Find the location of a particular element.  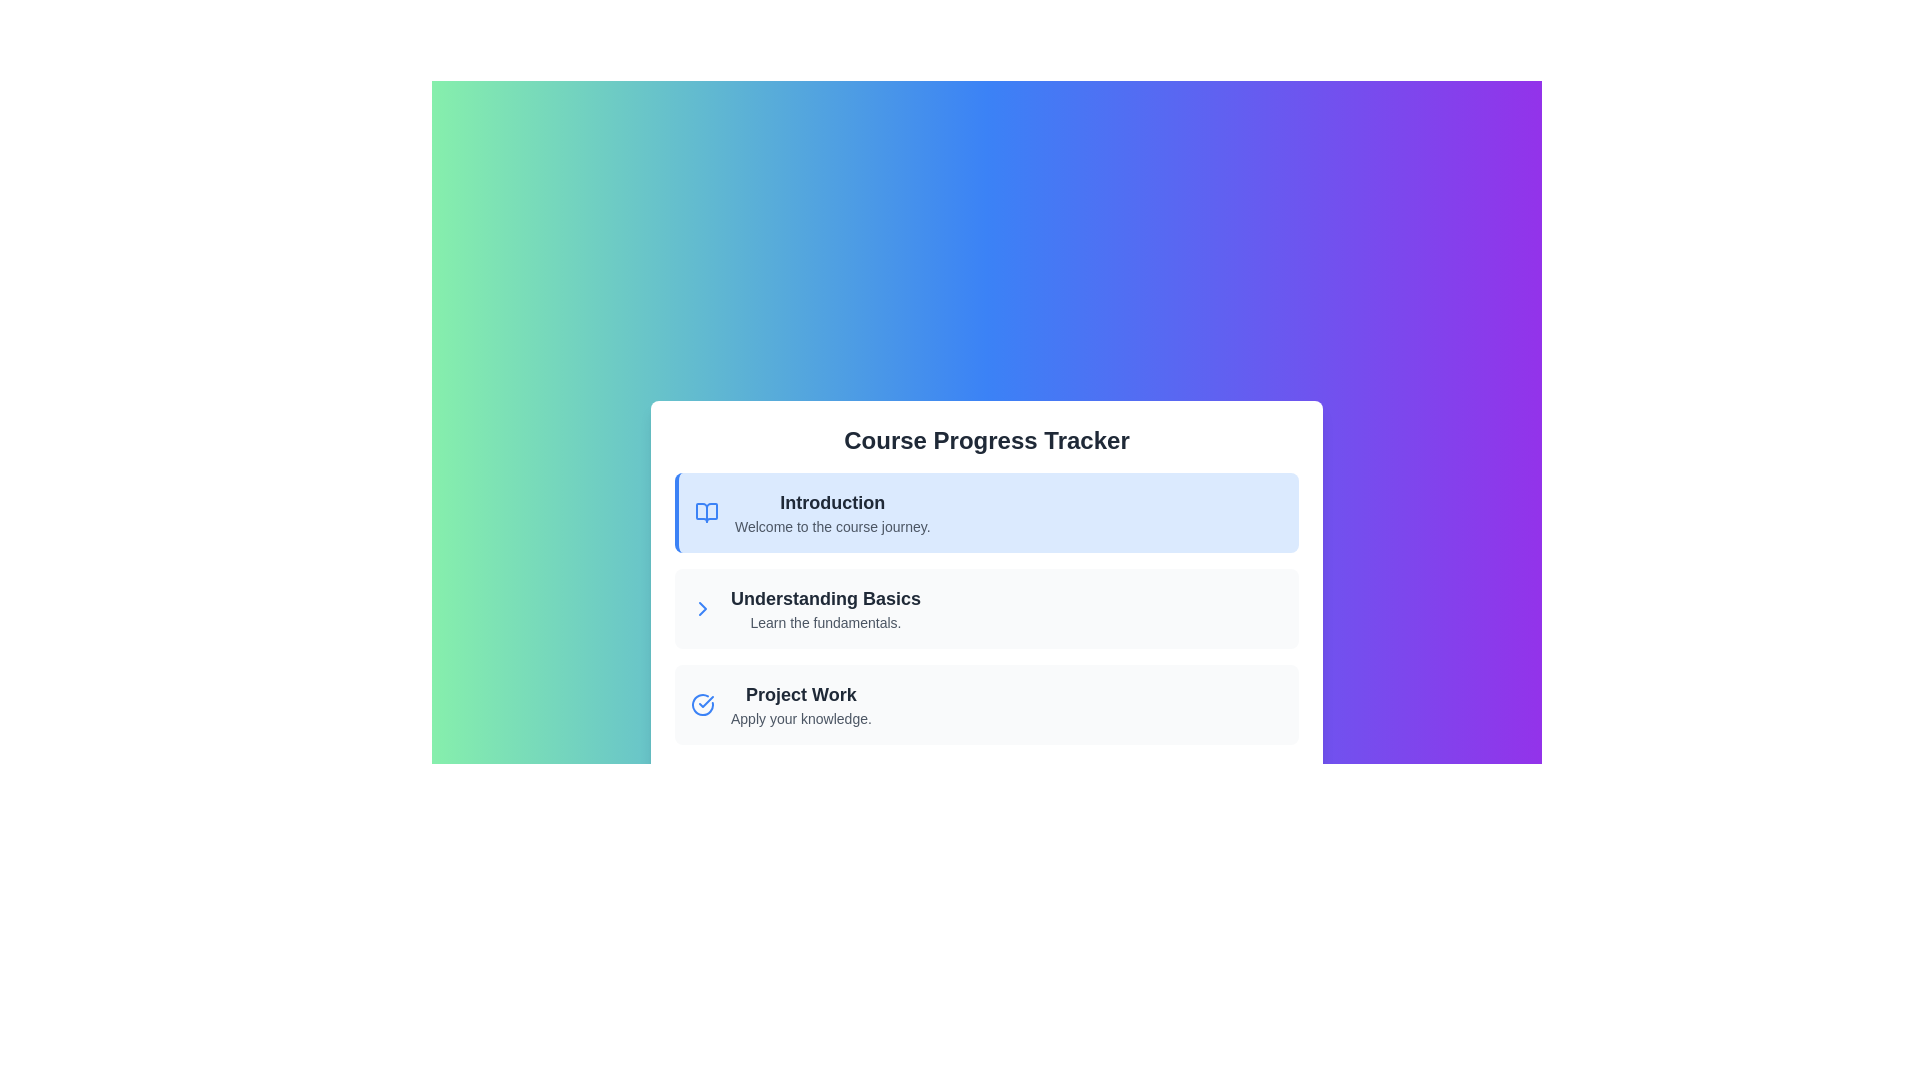

the list item component titled 'Understanding Basics' in the Course Progress Tracker section is located at coordinates (987, 608).